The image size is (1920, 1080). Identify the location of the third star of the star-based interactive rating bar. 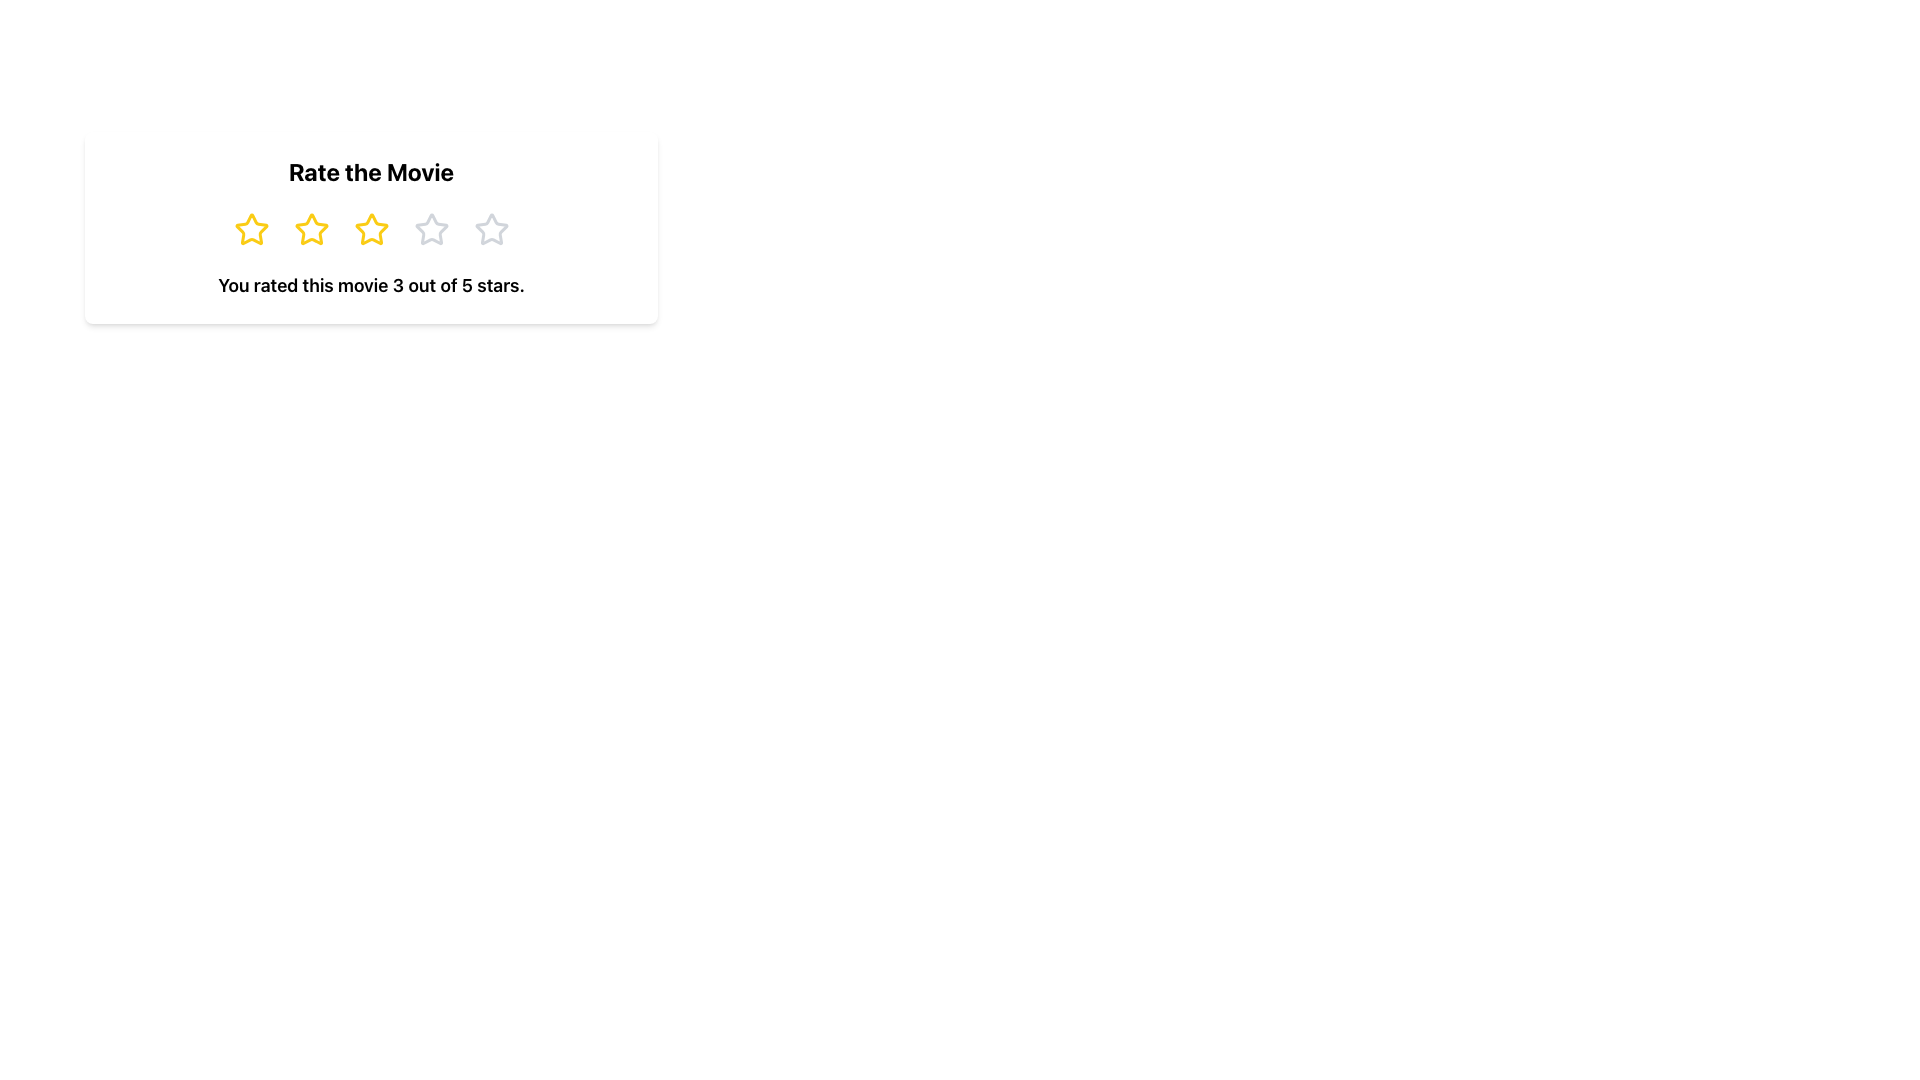
(371, 229).